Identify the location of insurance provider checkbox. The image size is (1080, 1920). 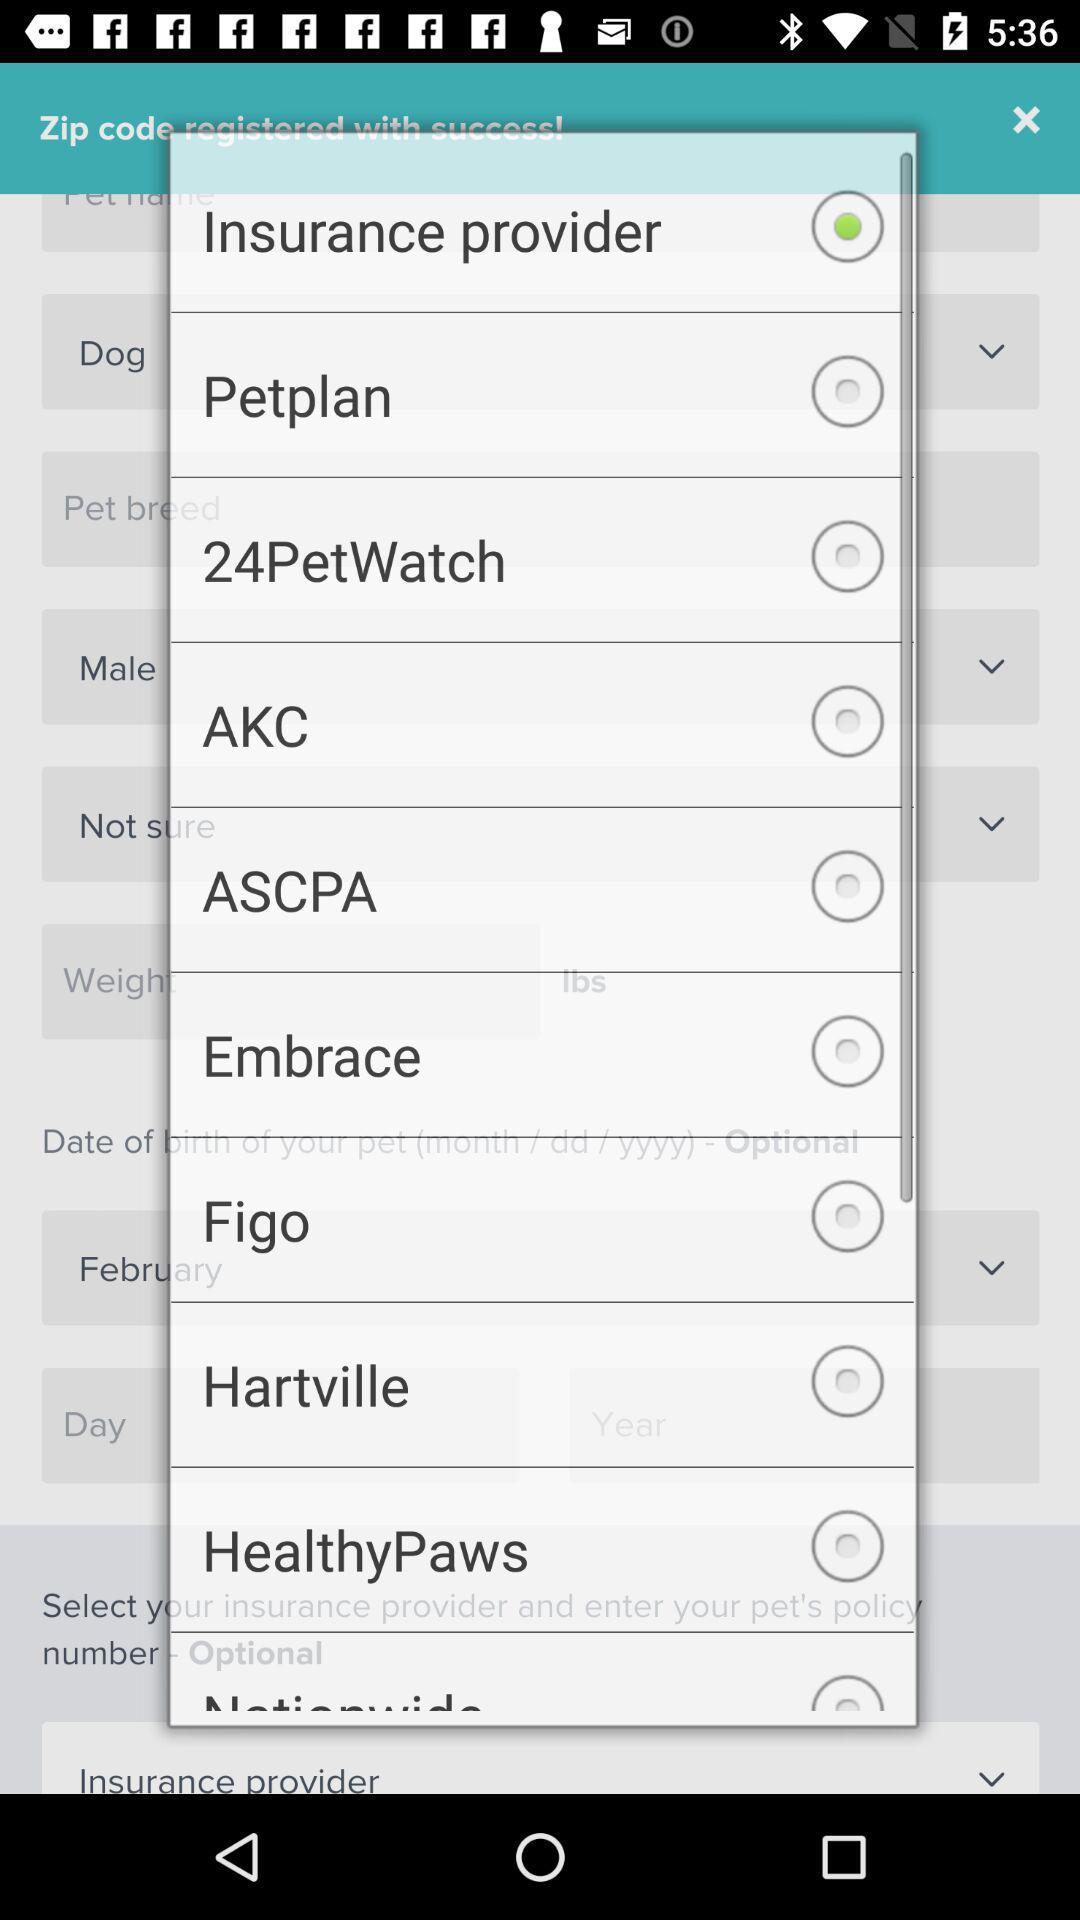
(542, 210).